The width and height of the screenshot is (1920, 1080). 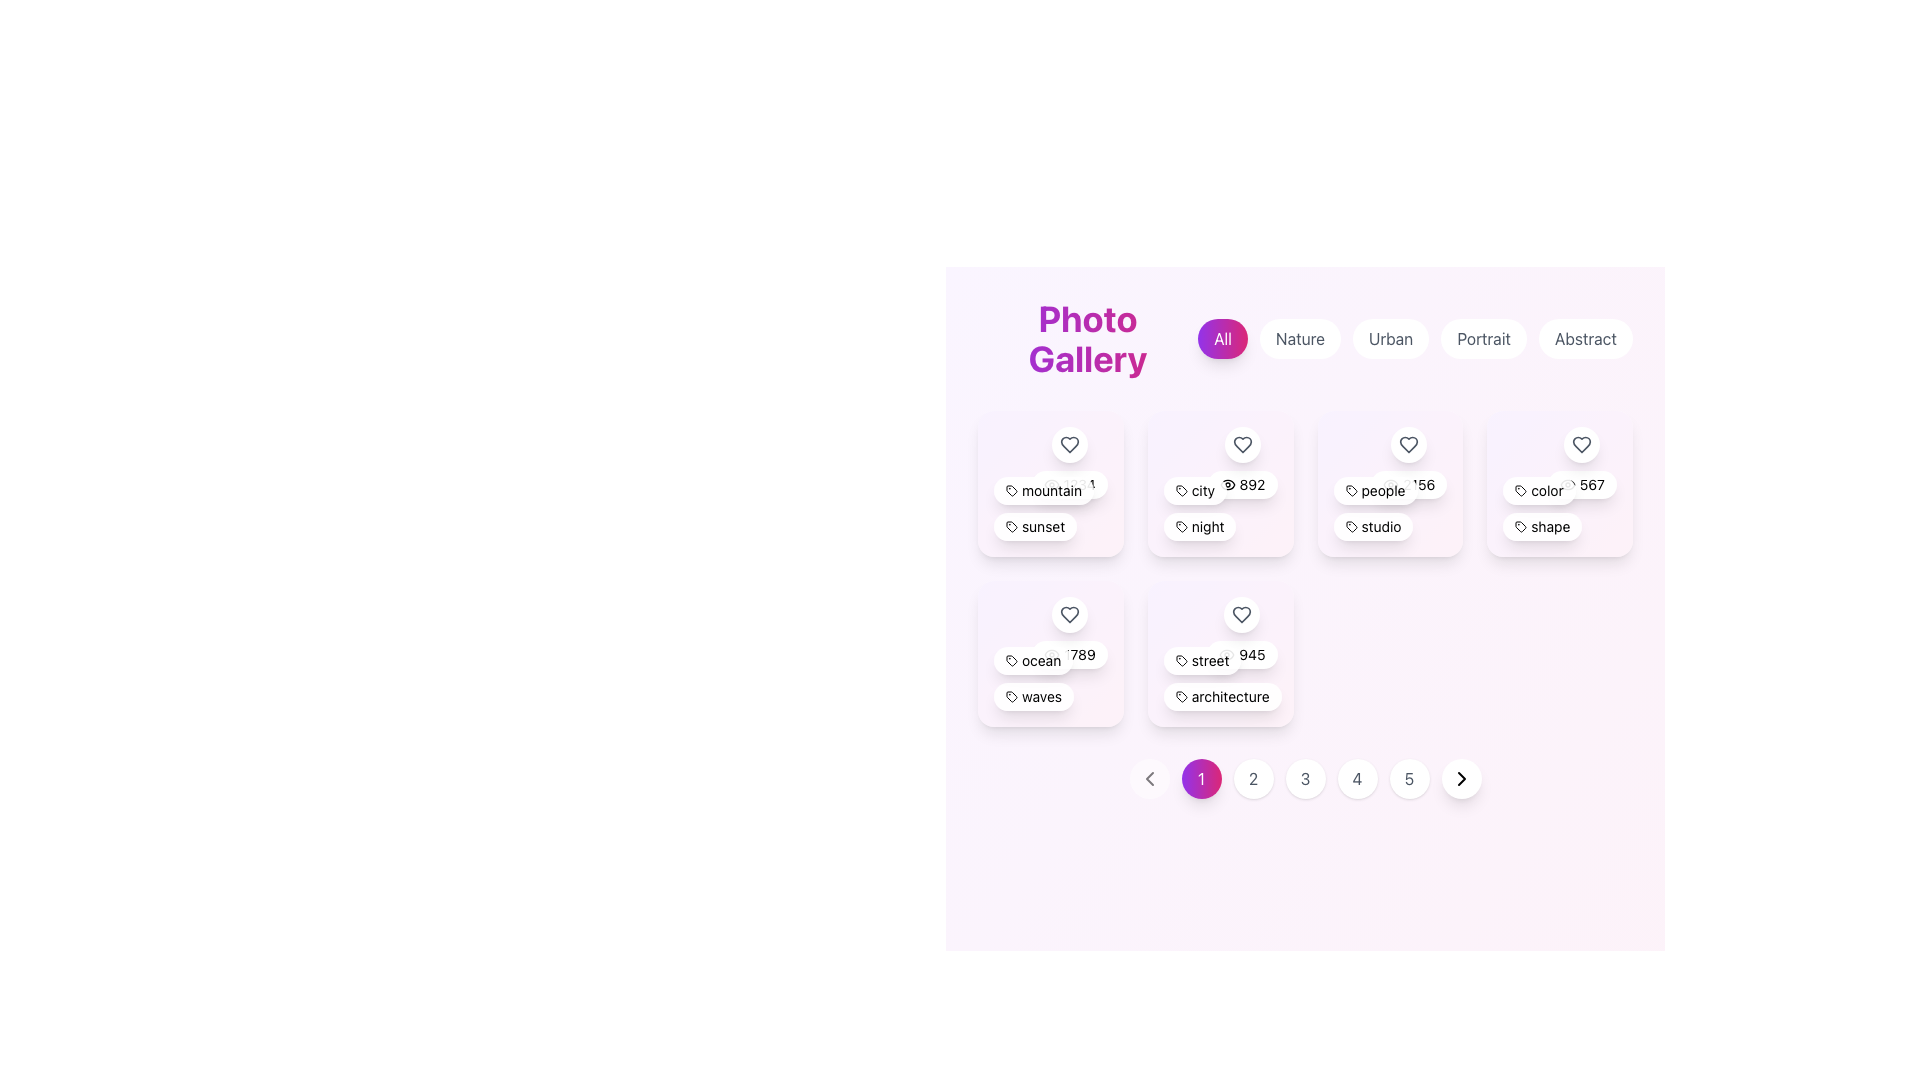 What do you see at coordinates (1226, 654) in the screenshot?
I see `the visibility icon located at the bottom-right of the 'street' tag within the grid card, which is associated with statistics display` at bounding box center [1226, 654].